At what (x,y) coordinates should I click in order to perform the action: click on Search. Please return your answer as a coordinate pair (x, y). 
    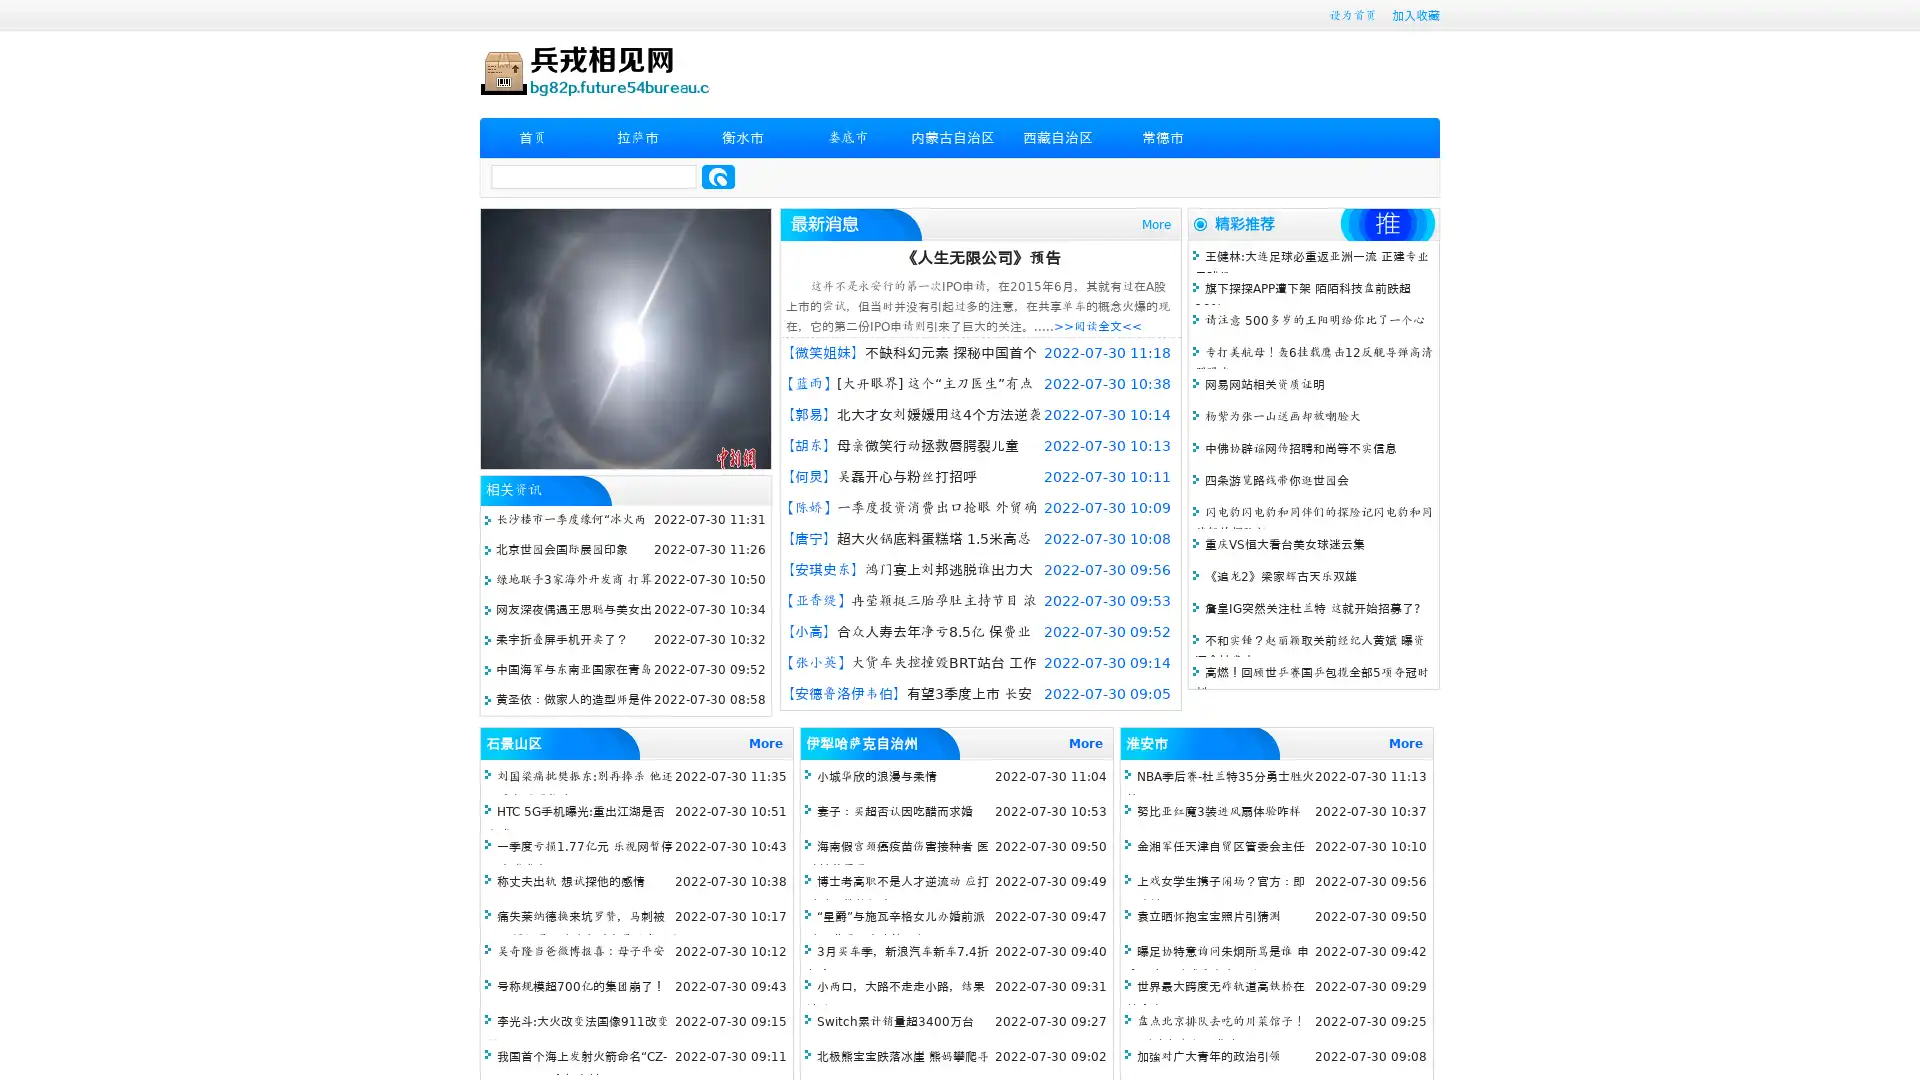
    Looking at the image, I should click on (718, 176).